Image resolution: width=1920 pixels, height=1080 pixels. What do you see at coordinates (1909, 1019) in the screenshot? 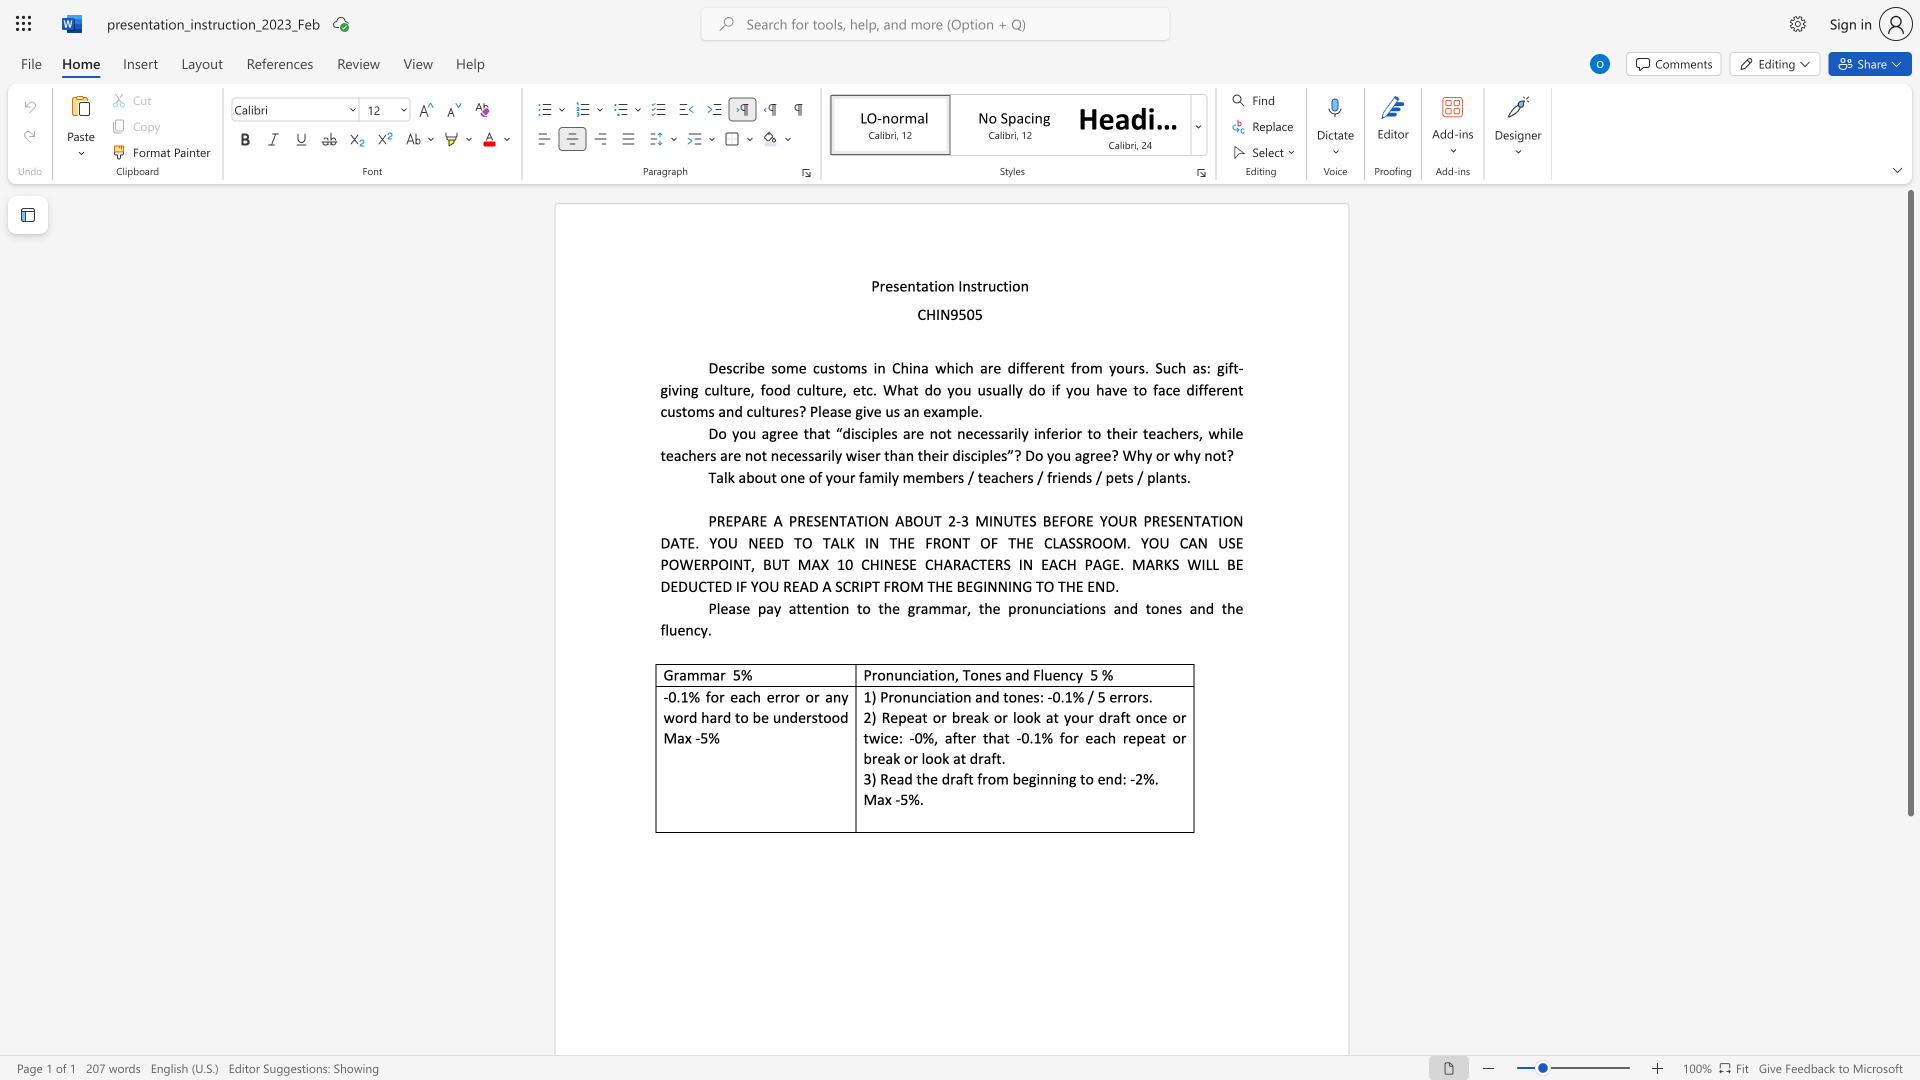
I see `the side scrollbar to bring the page down` at bounding box center [1909, 1019].